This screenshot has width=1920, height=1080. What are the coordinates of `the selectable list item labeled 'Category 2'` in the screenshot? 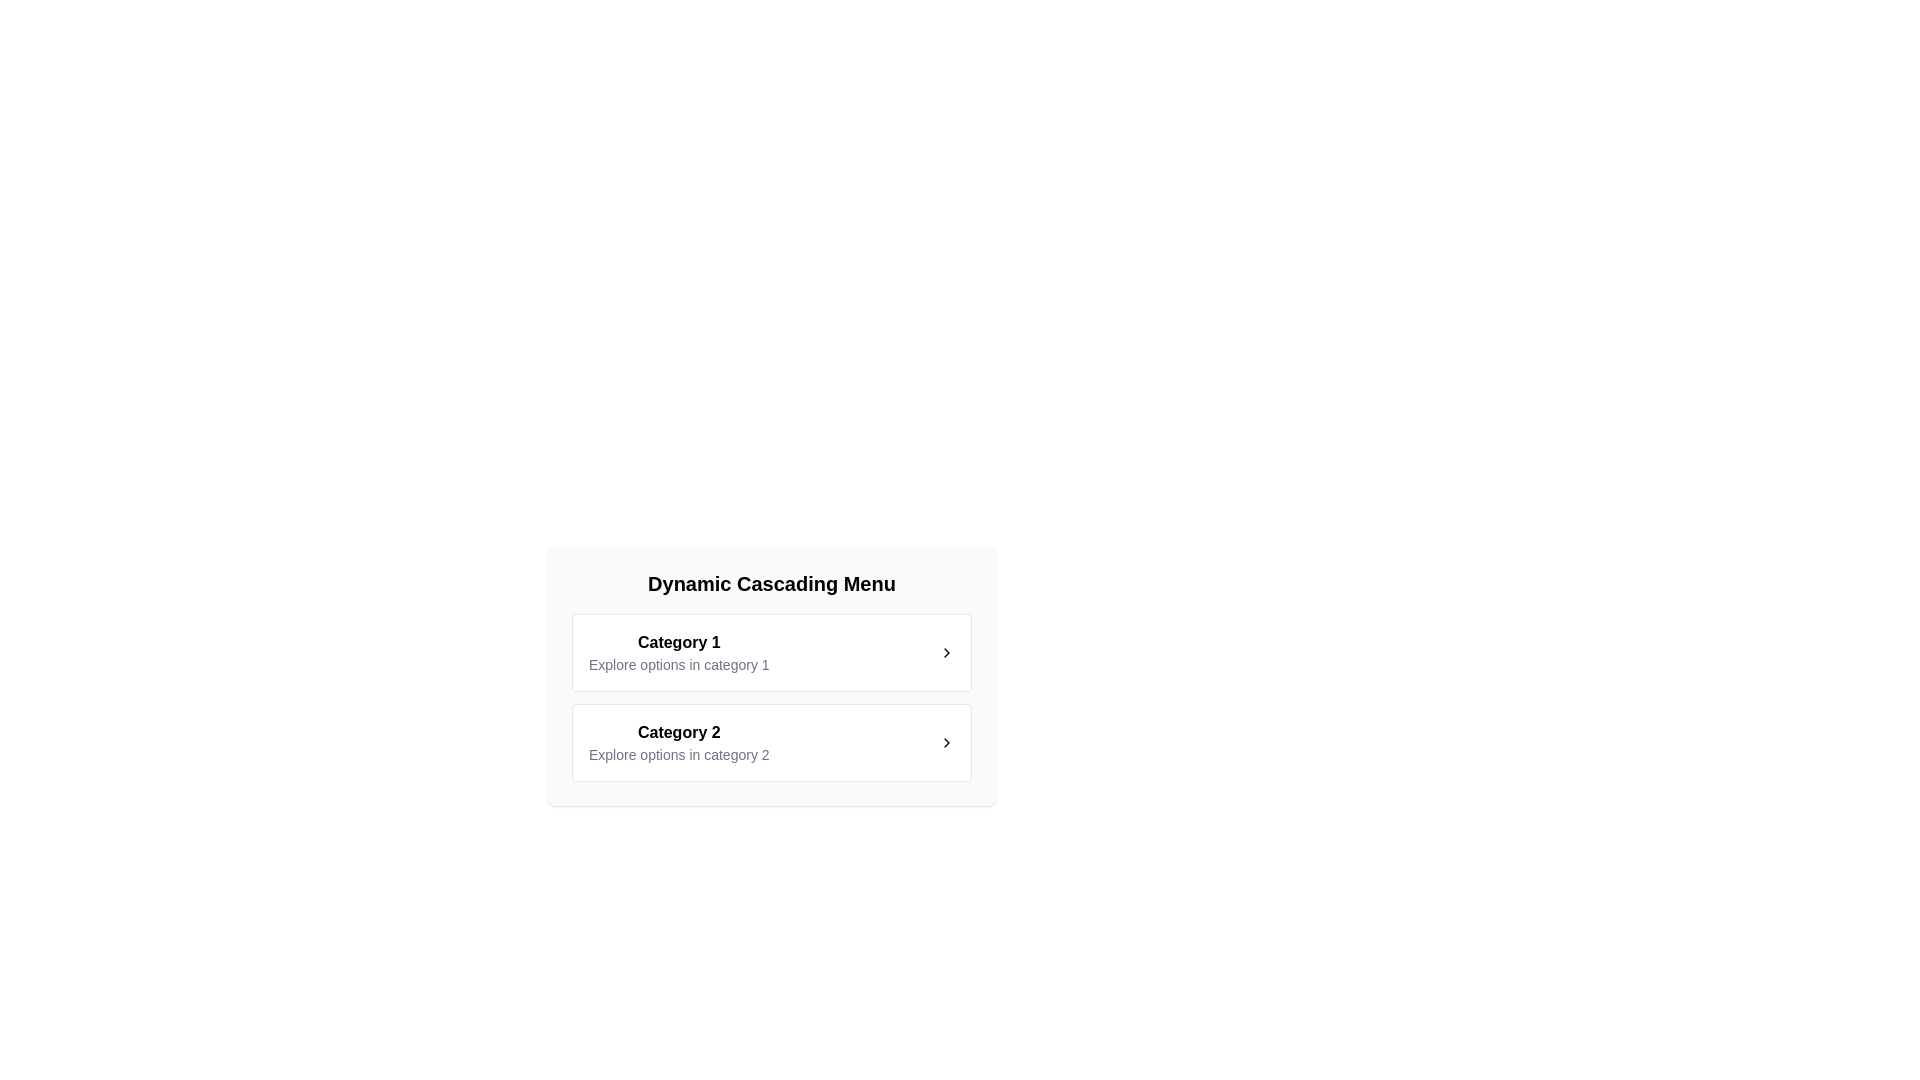 It's located at (771, 743).